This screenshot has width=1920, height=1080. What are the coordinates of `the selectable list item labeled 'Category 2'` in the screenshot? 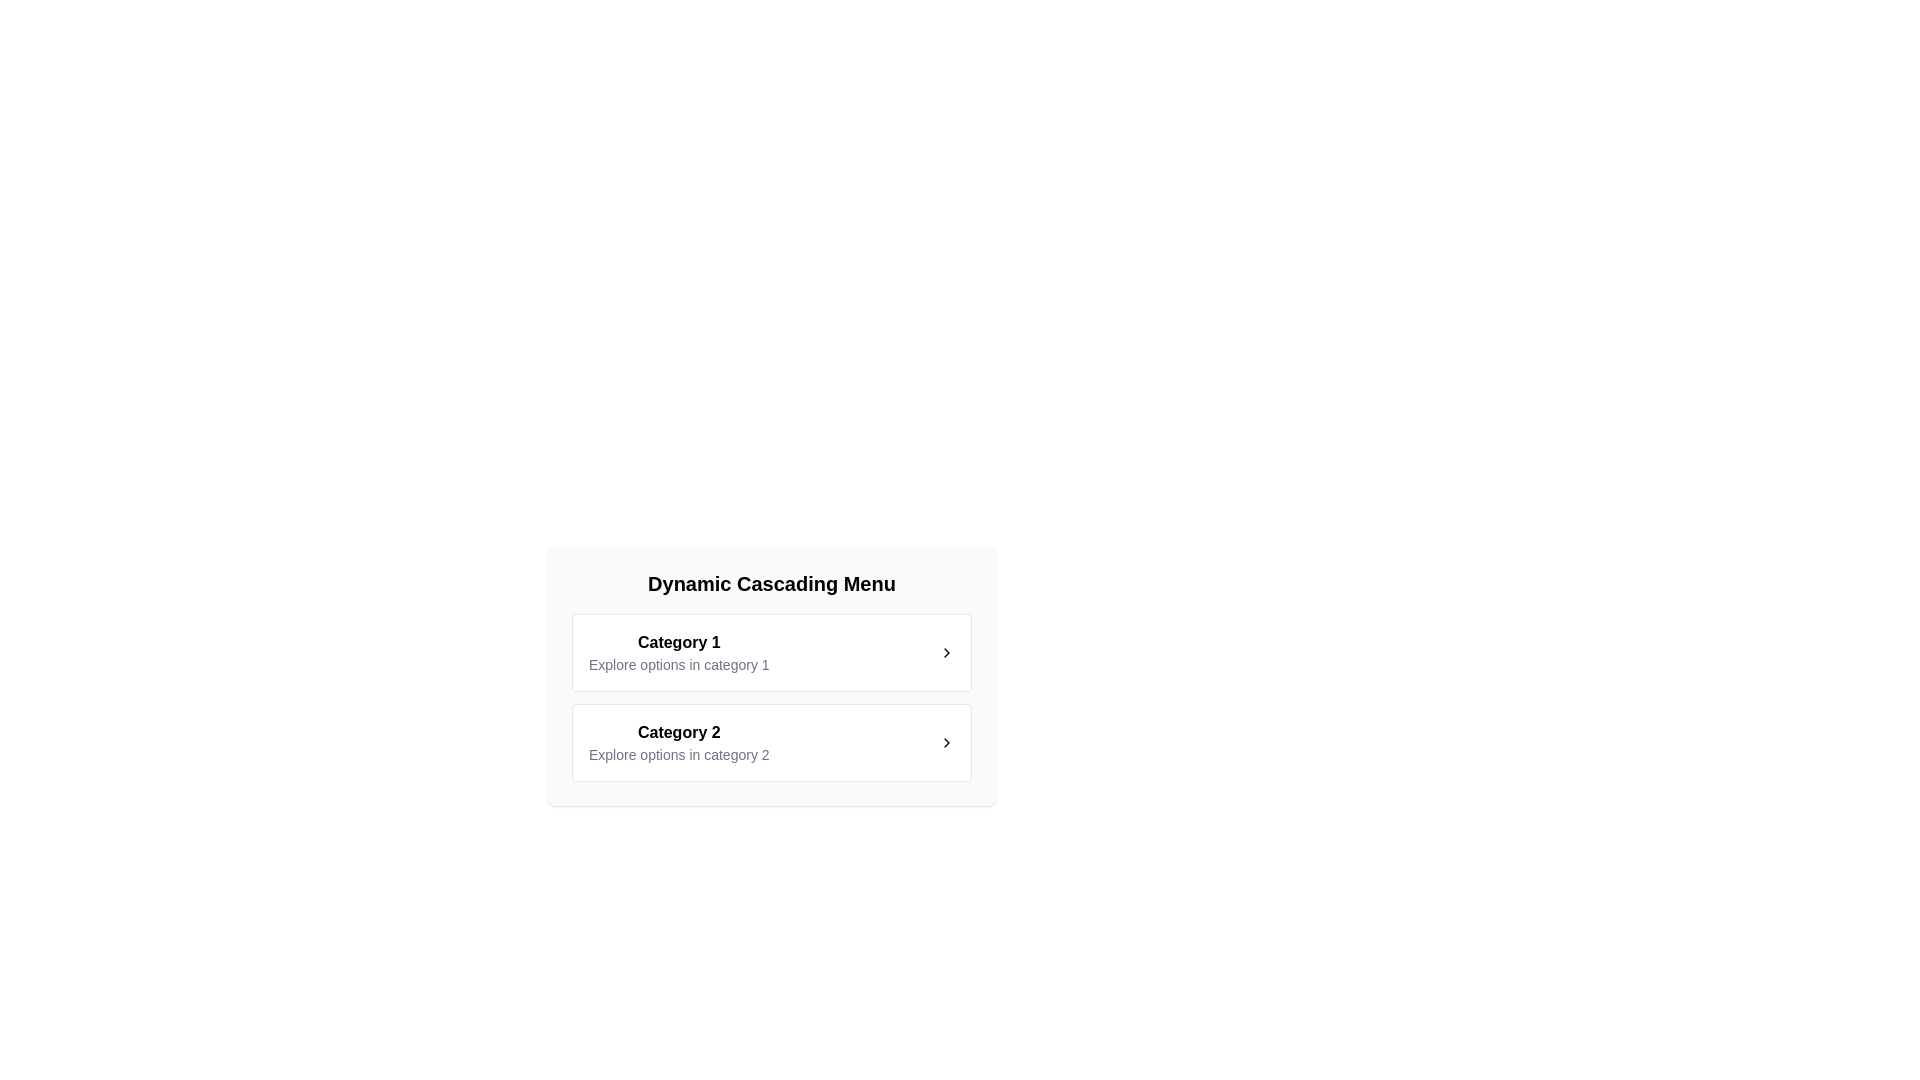 It's located at (771, 743).